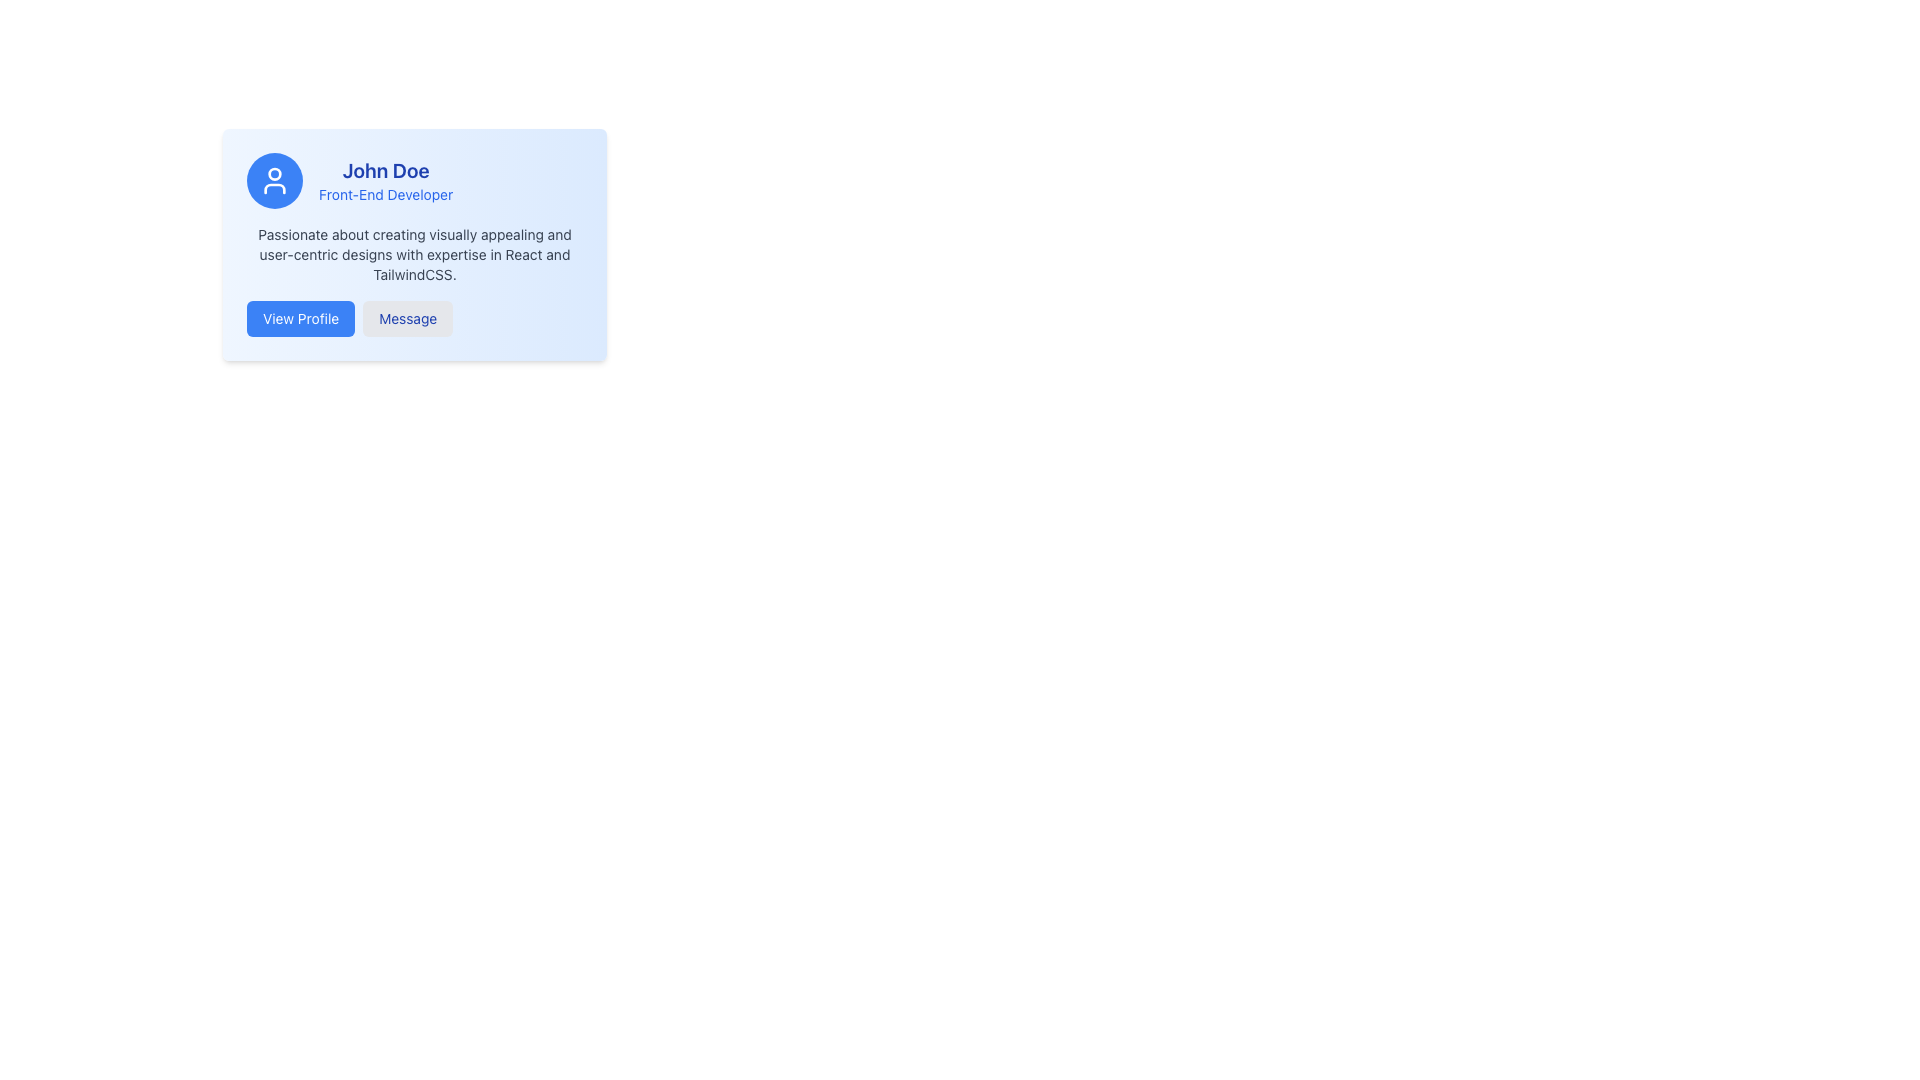 The height and width of the screenshot is (1080, 1920). Describe the element at coordinates (413, 181) in the screenshot. I see `the Header Section containing the circular user avatar and the text details 'John Doe' and 'Front-End Developer', which is located at the upper part of the card layout` at that location.